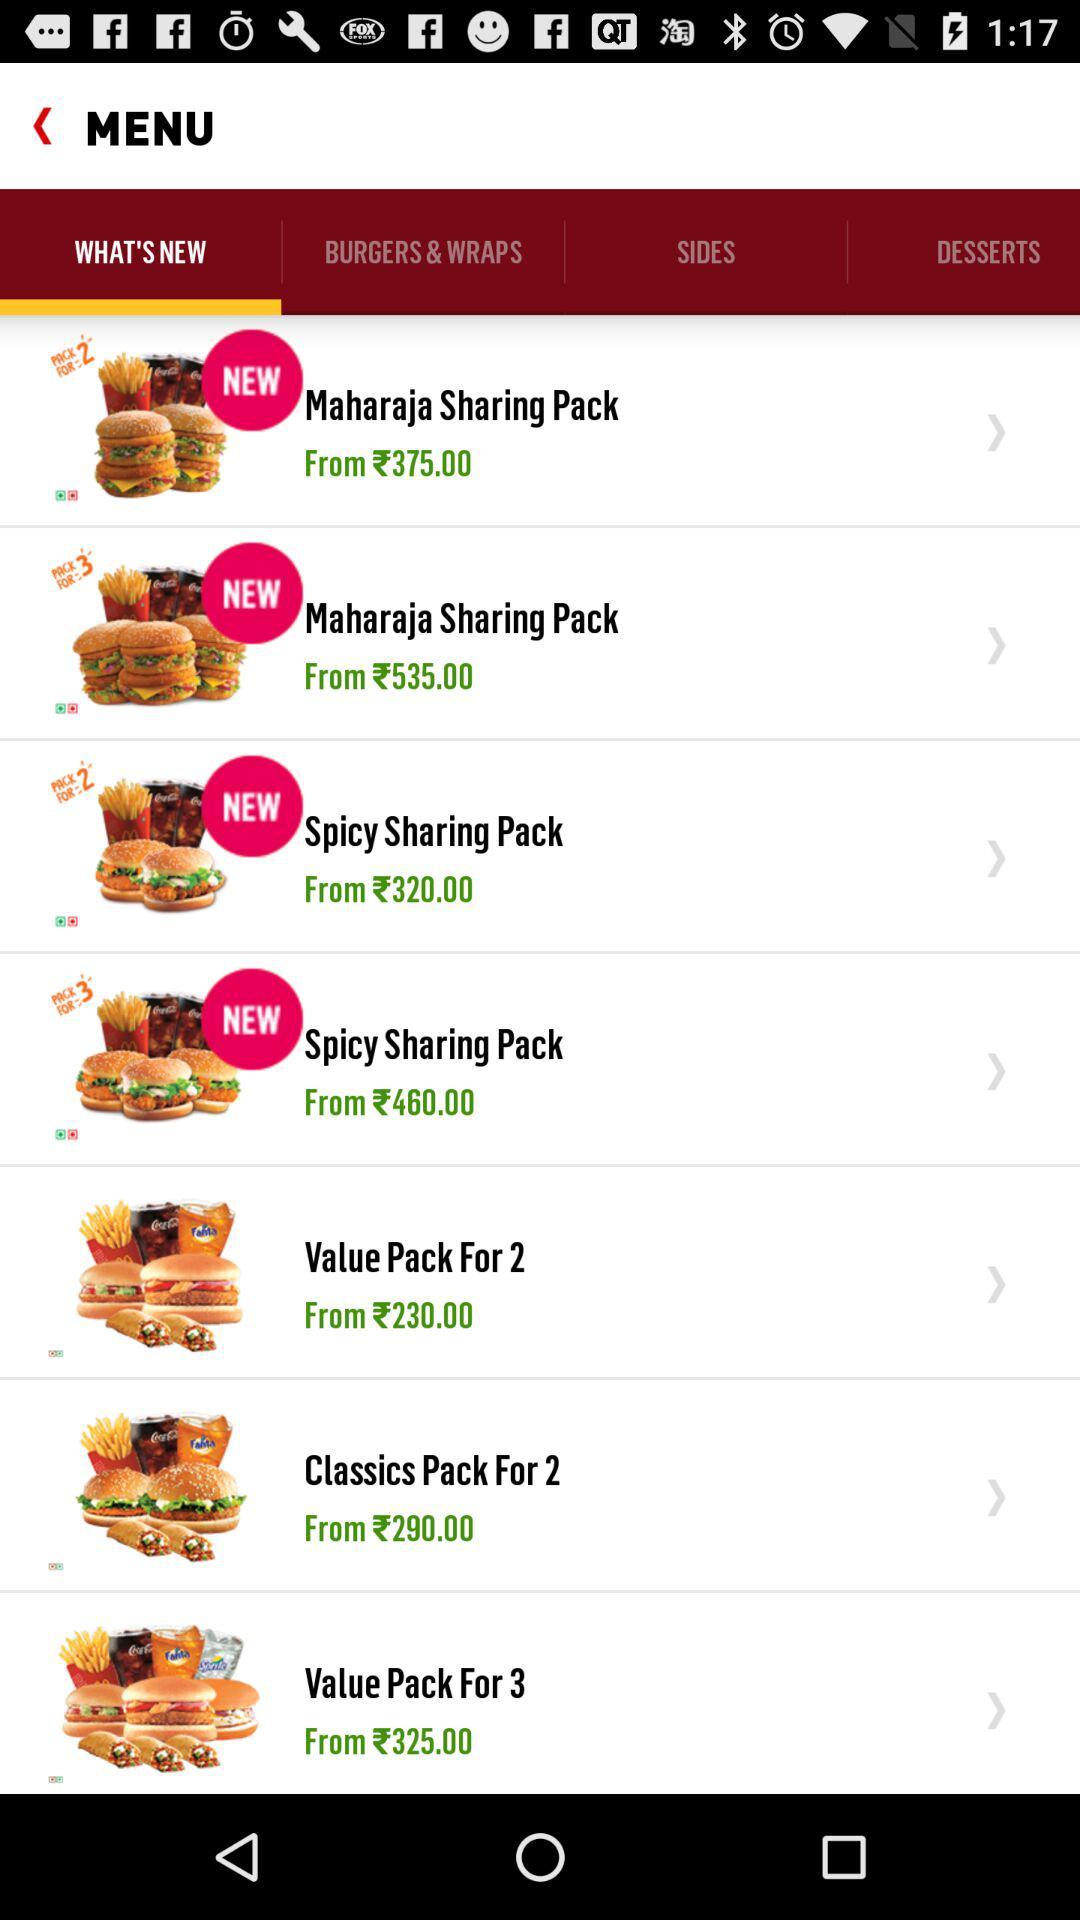 The height and width of the screenshot is (1920, 1080). I want to click on icon below what's new icon, so click(159, 418).